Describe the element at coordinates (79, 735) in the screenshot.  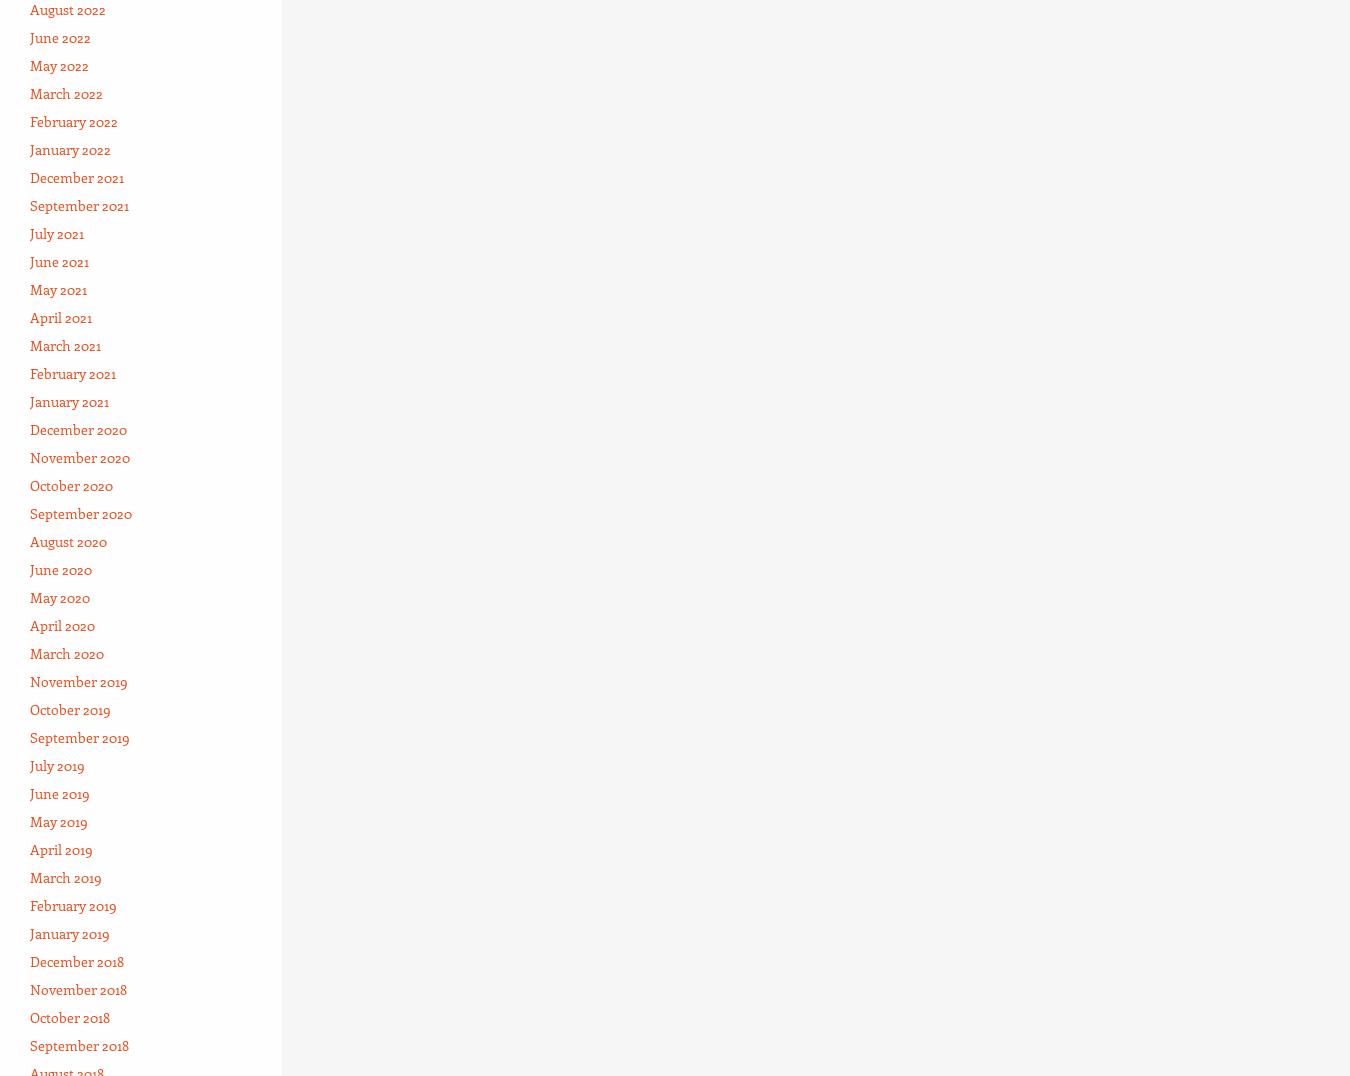
I see `'September 2019'` at that location.